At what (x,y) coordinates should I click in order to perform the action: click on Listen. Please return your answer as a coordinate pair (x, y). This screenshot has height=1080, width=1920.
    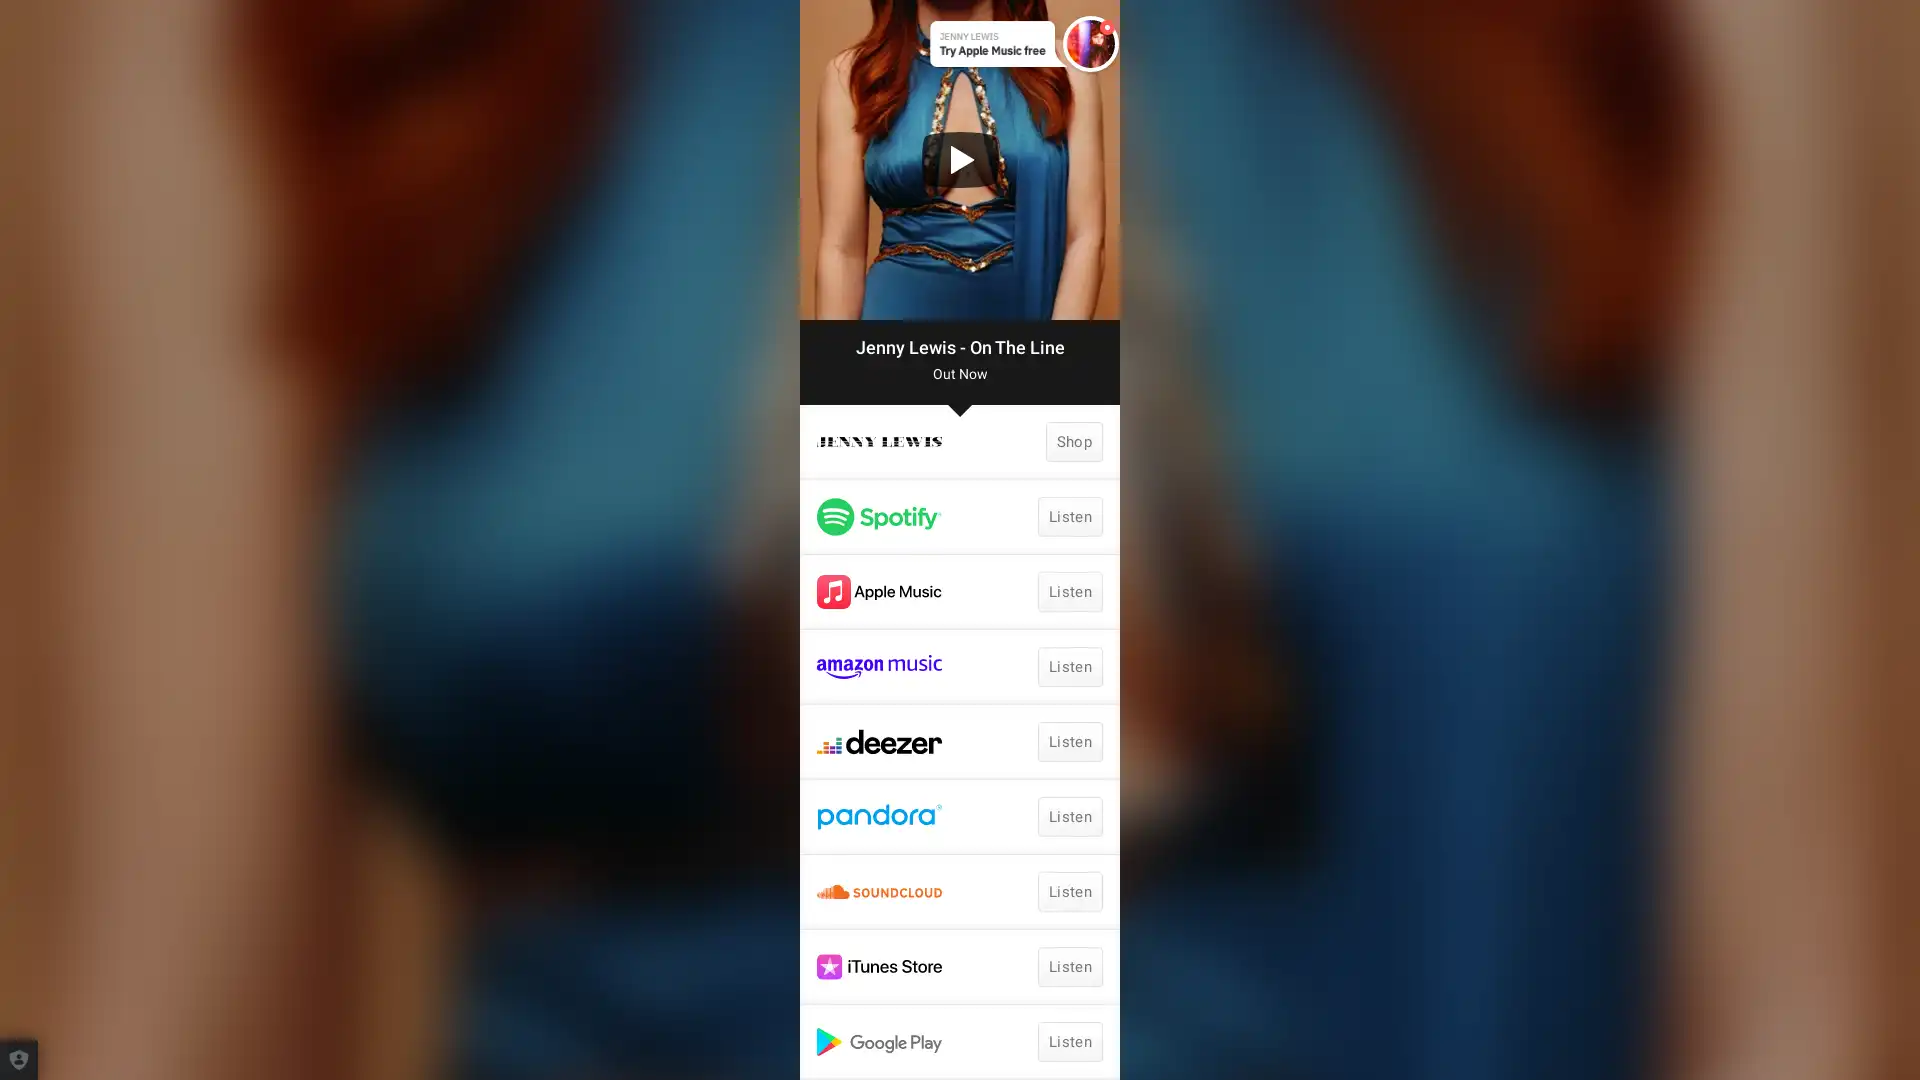
    Looking at the image, I should click on (1069, 890).